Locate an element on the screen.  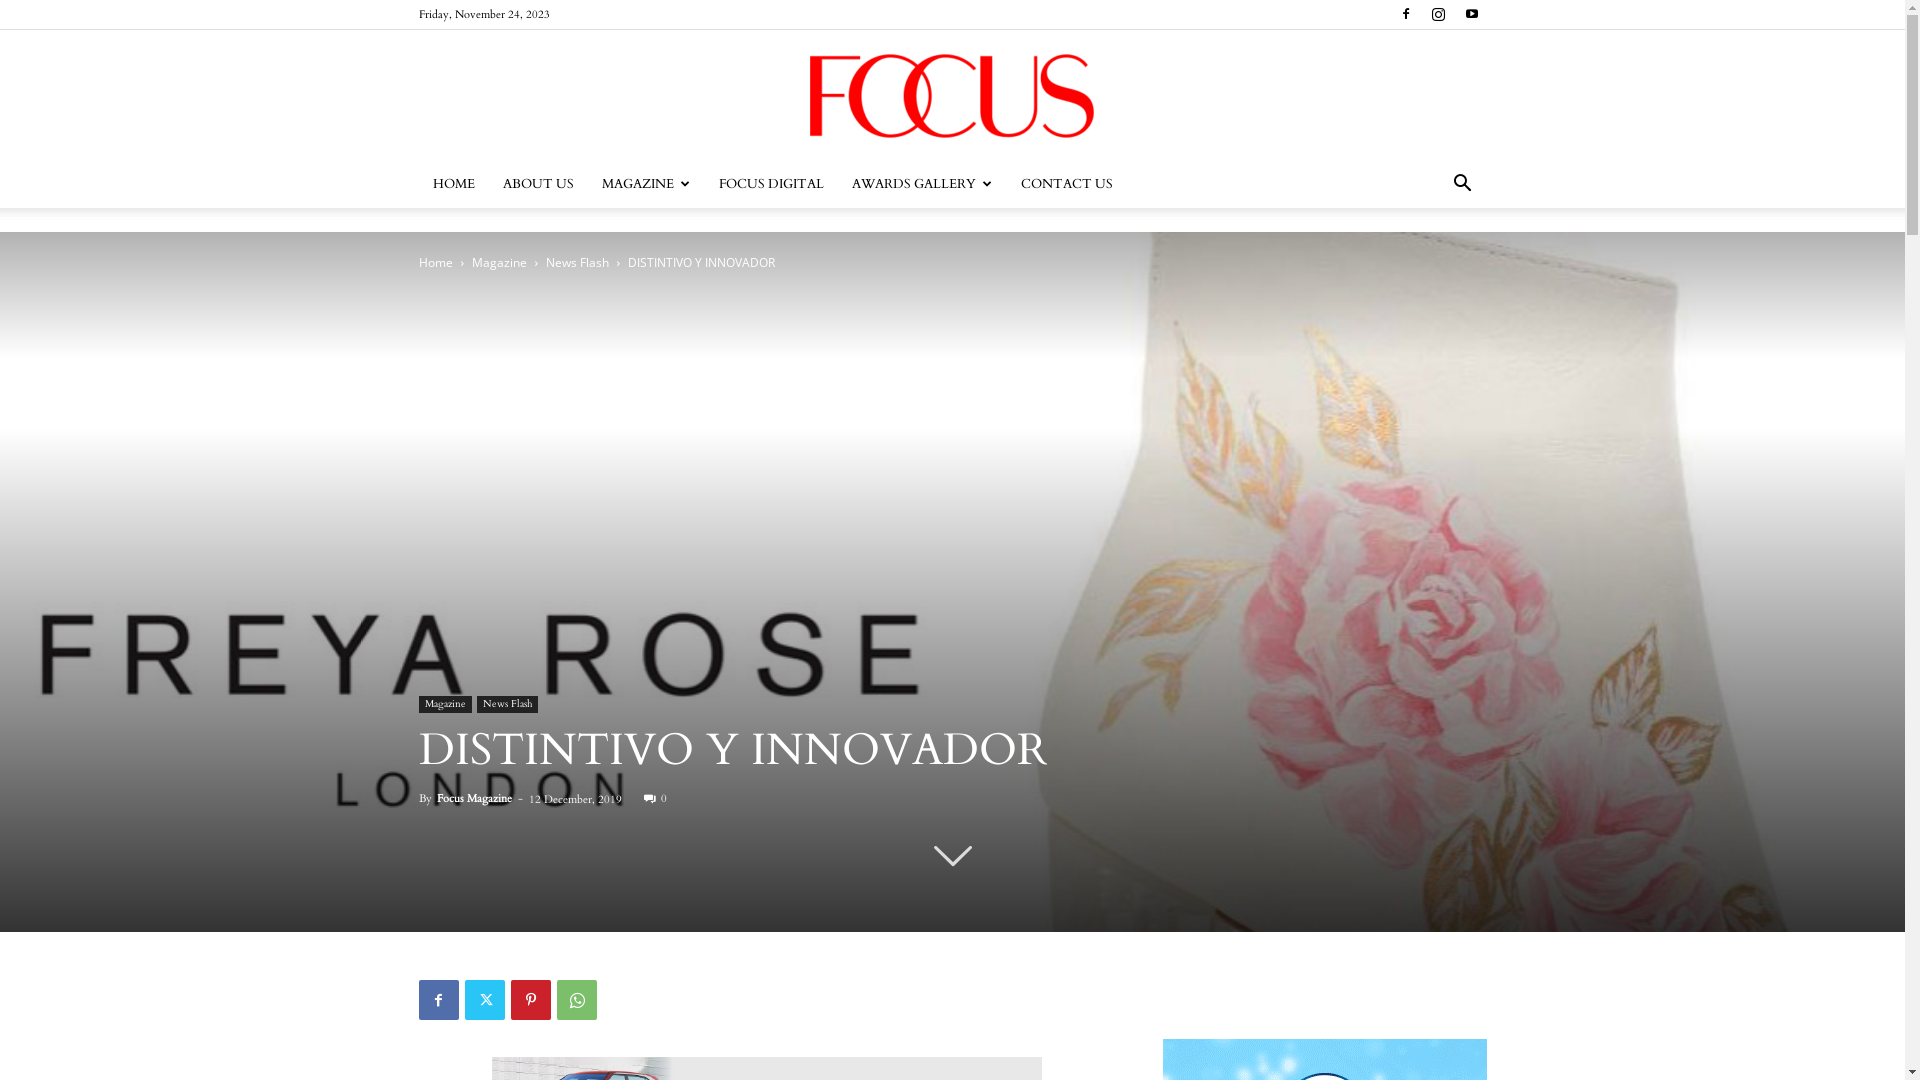
'FOCUS DIGITAL' is located at coordinates (704, 184).